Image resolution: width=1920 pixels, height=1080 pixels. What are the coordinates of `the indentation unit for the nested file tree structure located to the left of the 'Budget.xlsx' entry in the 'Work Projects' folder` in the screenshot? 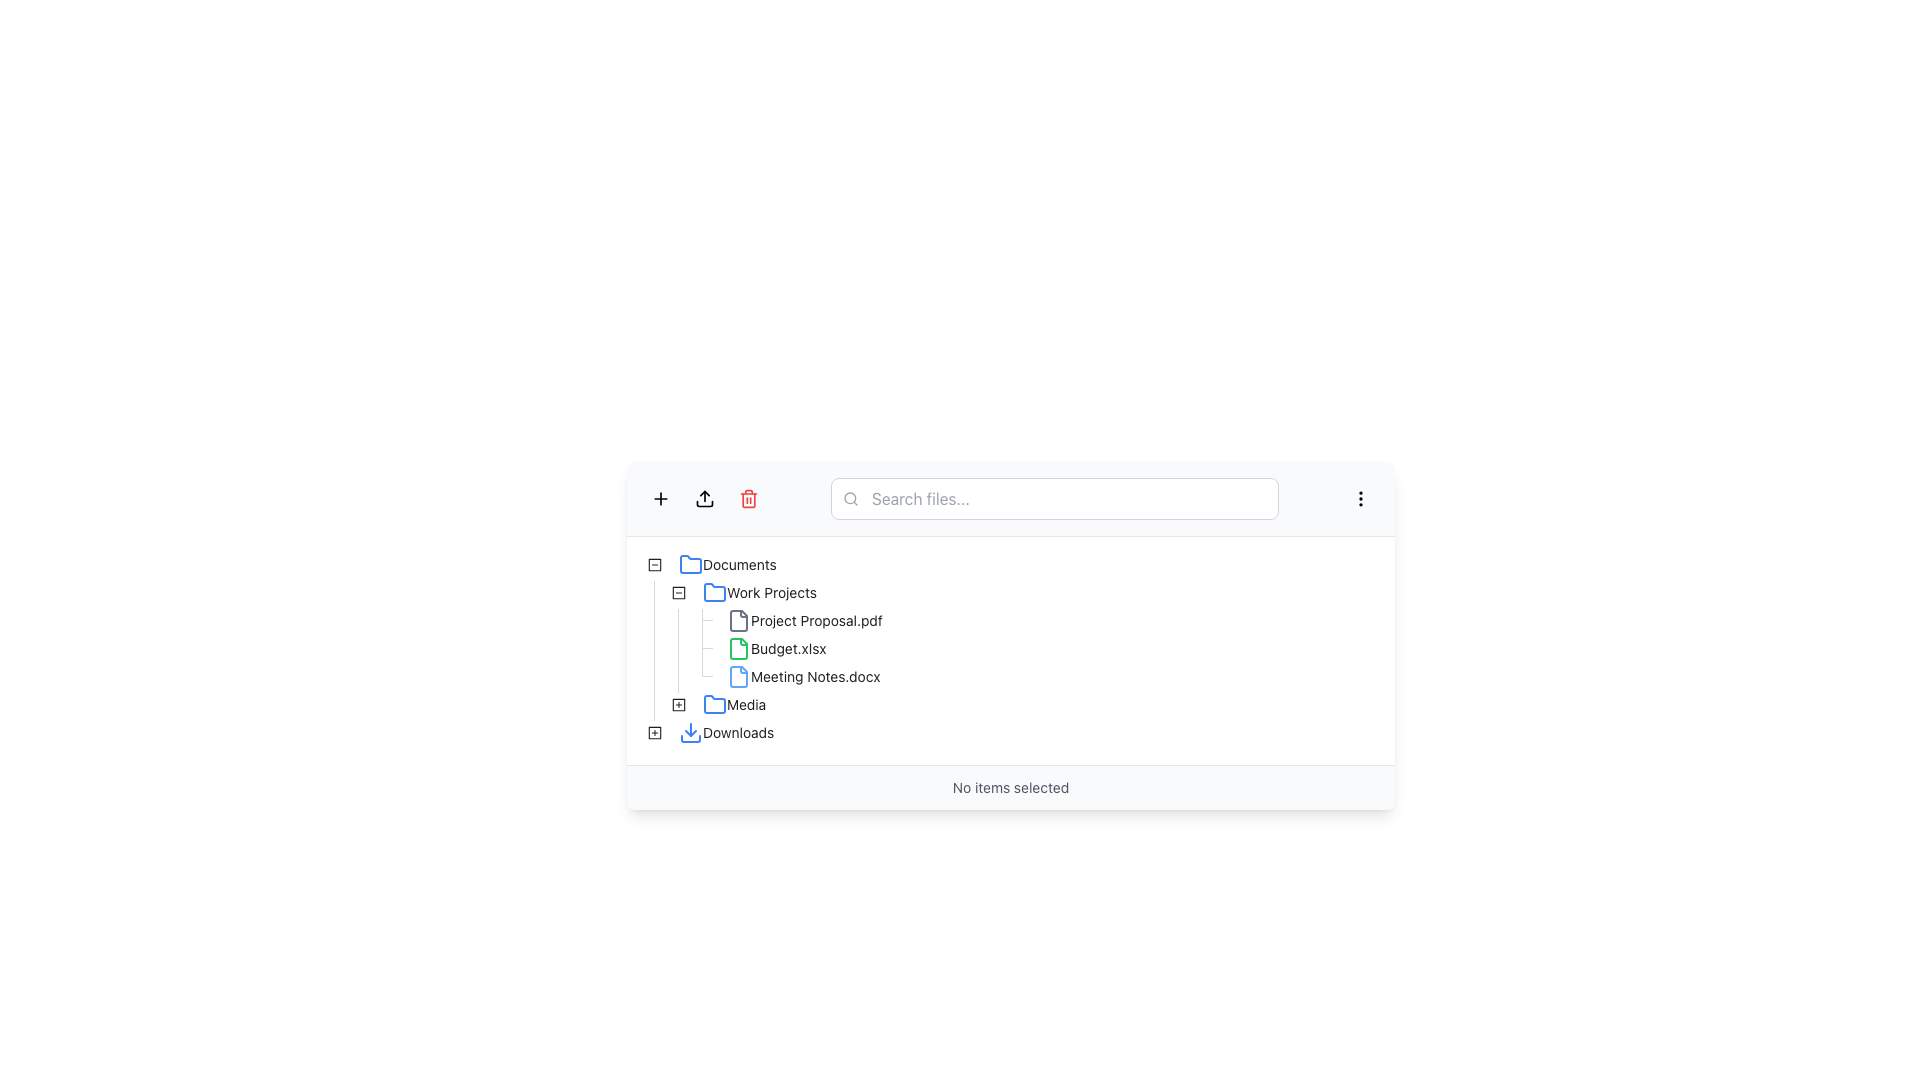 It's located at (667, 648).